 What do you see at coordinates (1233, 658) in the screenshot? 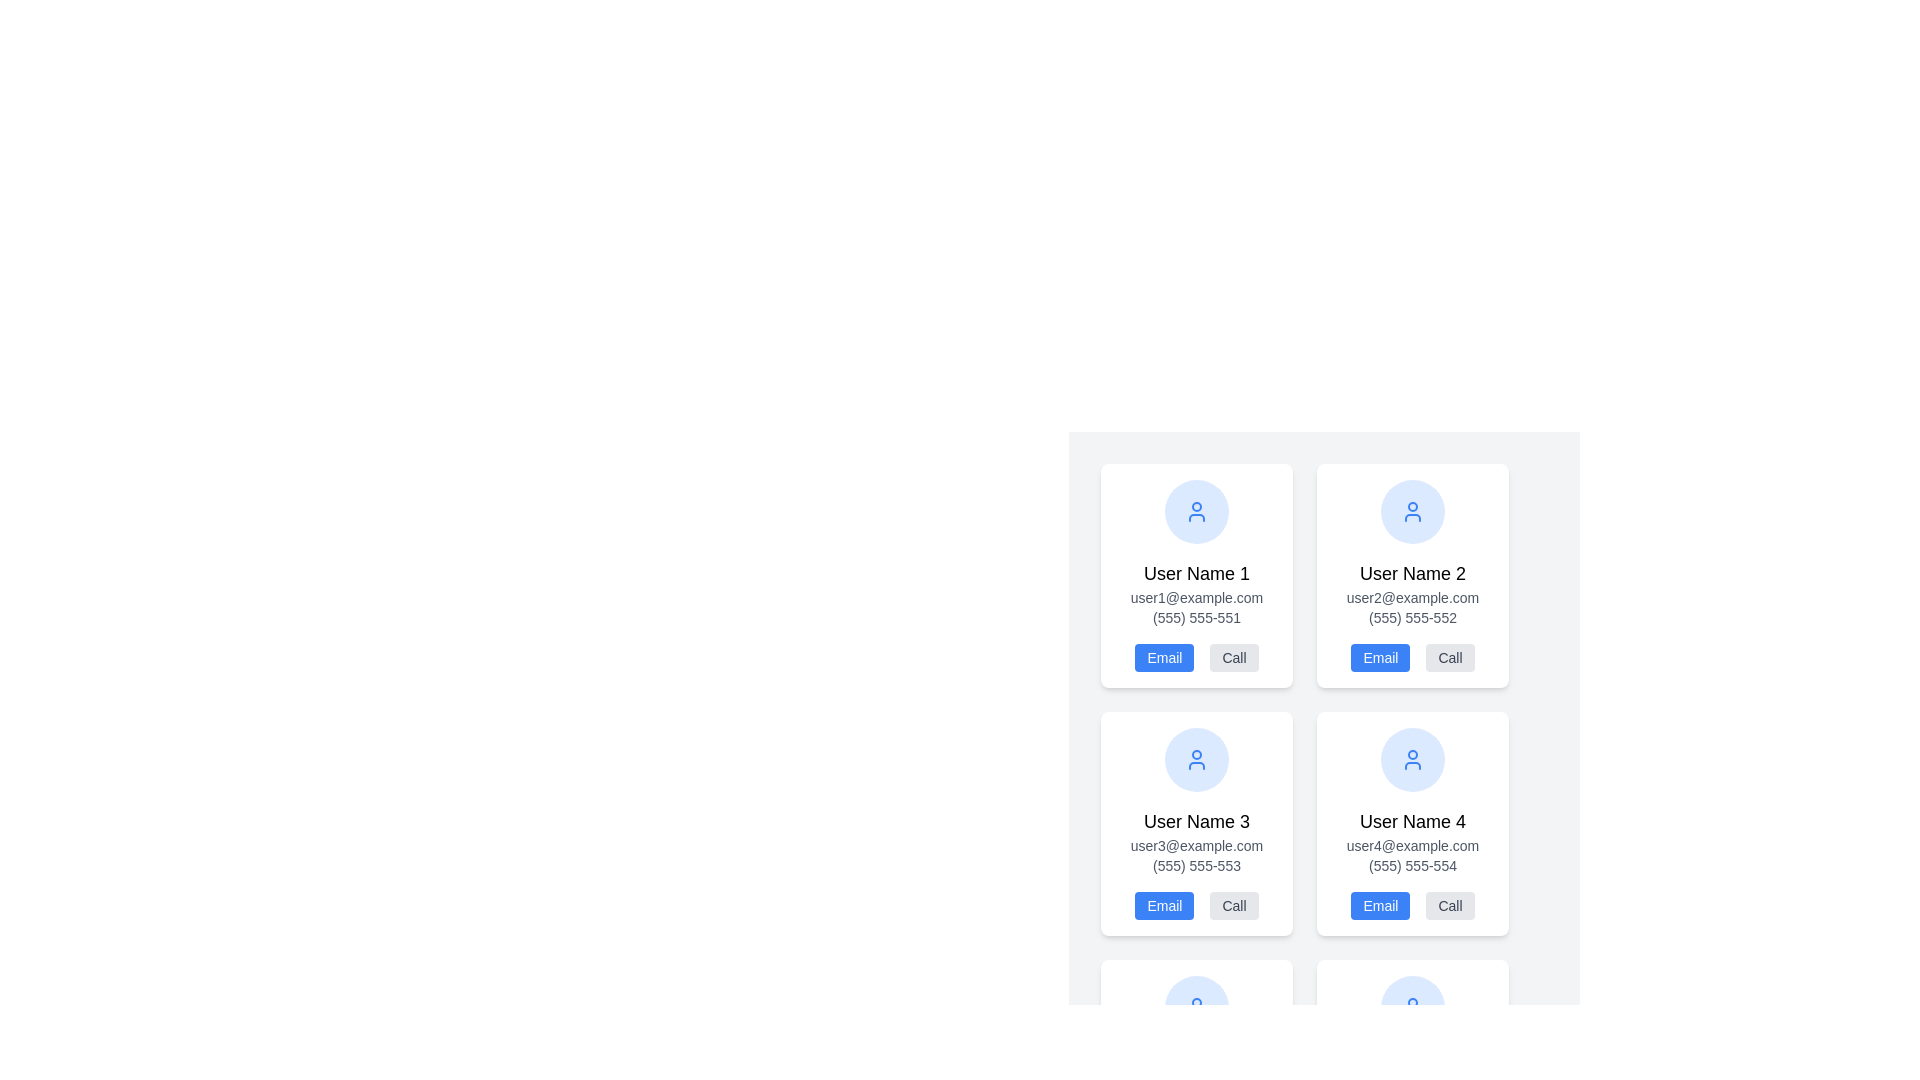
I see `the call action button located to the right of the 'Email' button at the bottom of the user card by` at bounding box center [1233, 658].